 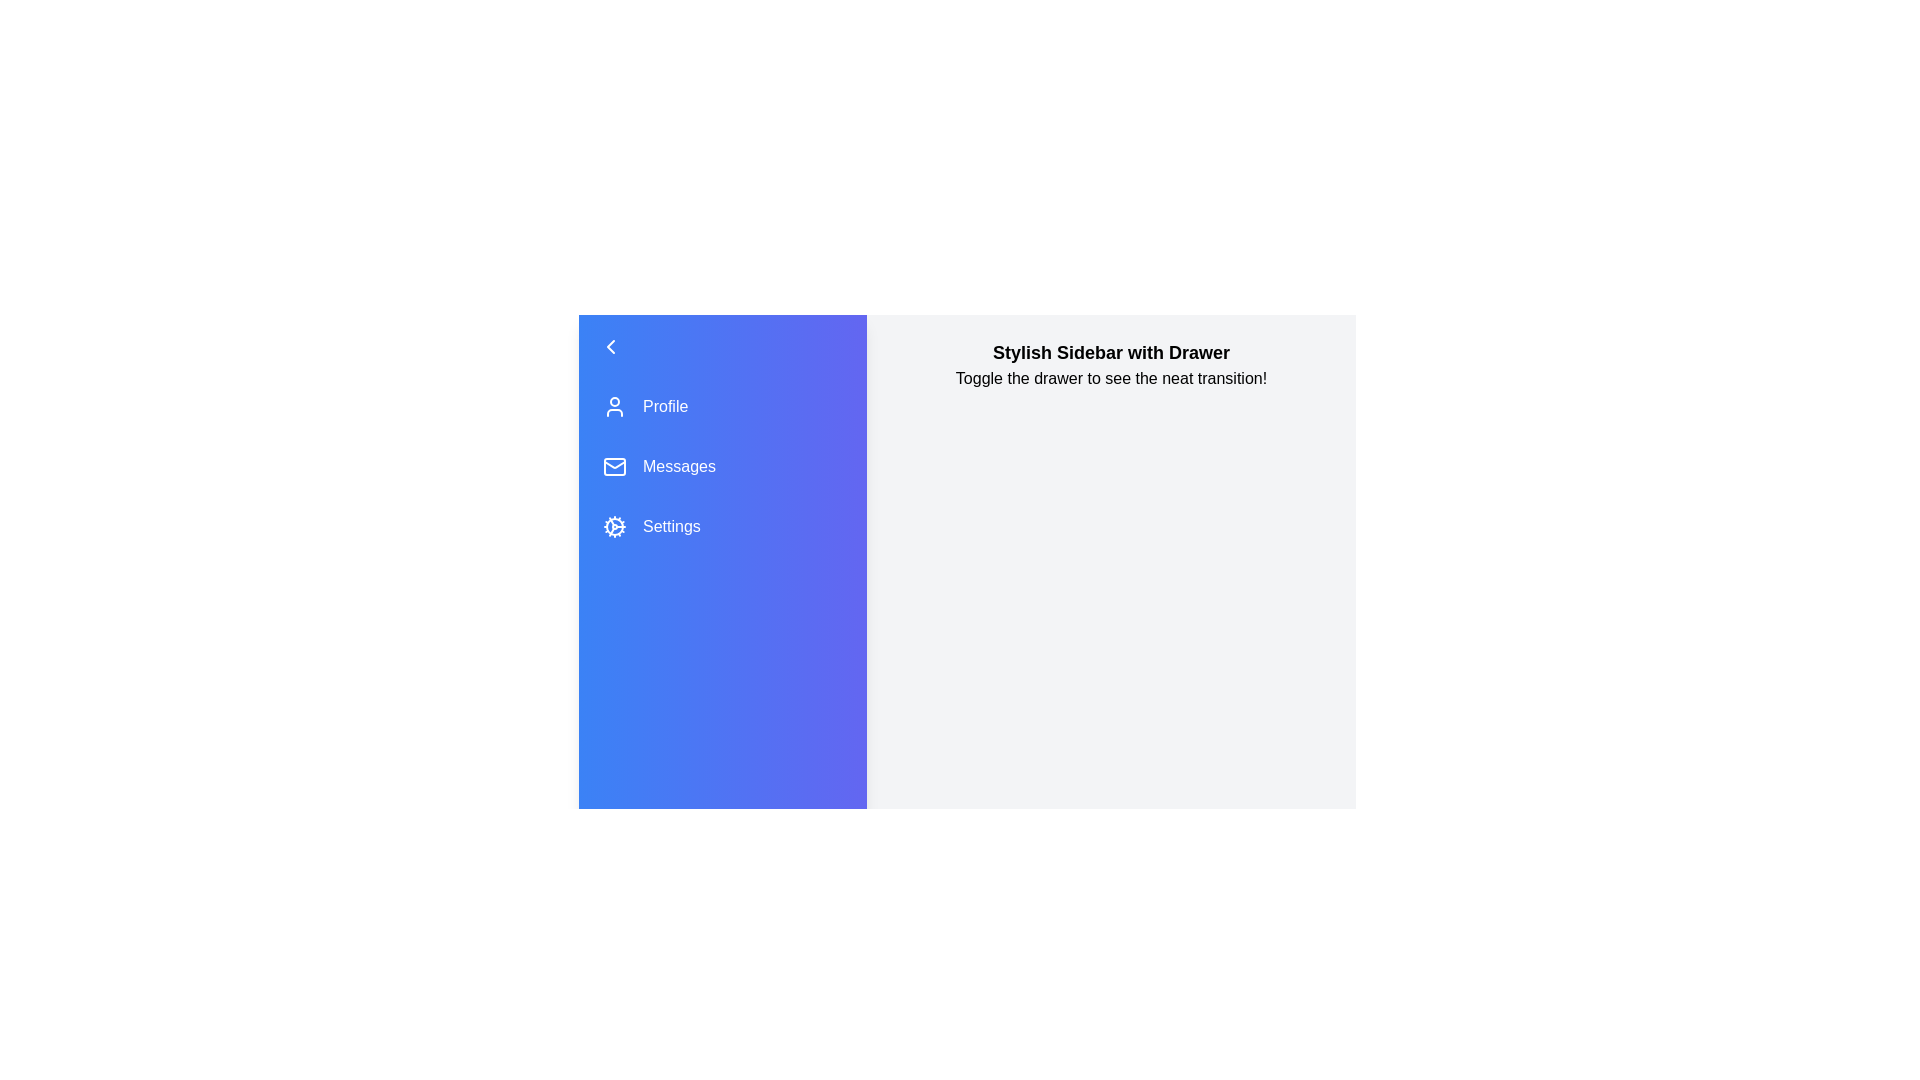 What do you see at coordinates (722, 526) in the screenshot?
I see `the menu item Settings from the sidebar` at bounding box center [722, 526].